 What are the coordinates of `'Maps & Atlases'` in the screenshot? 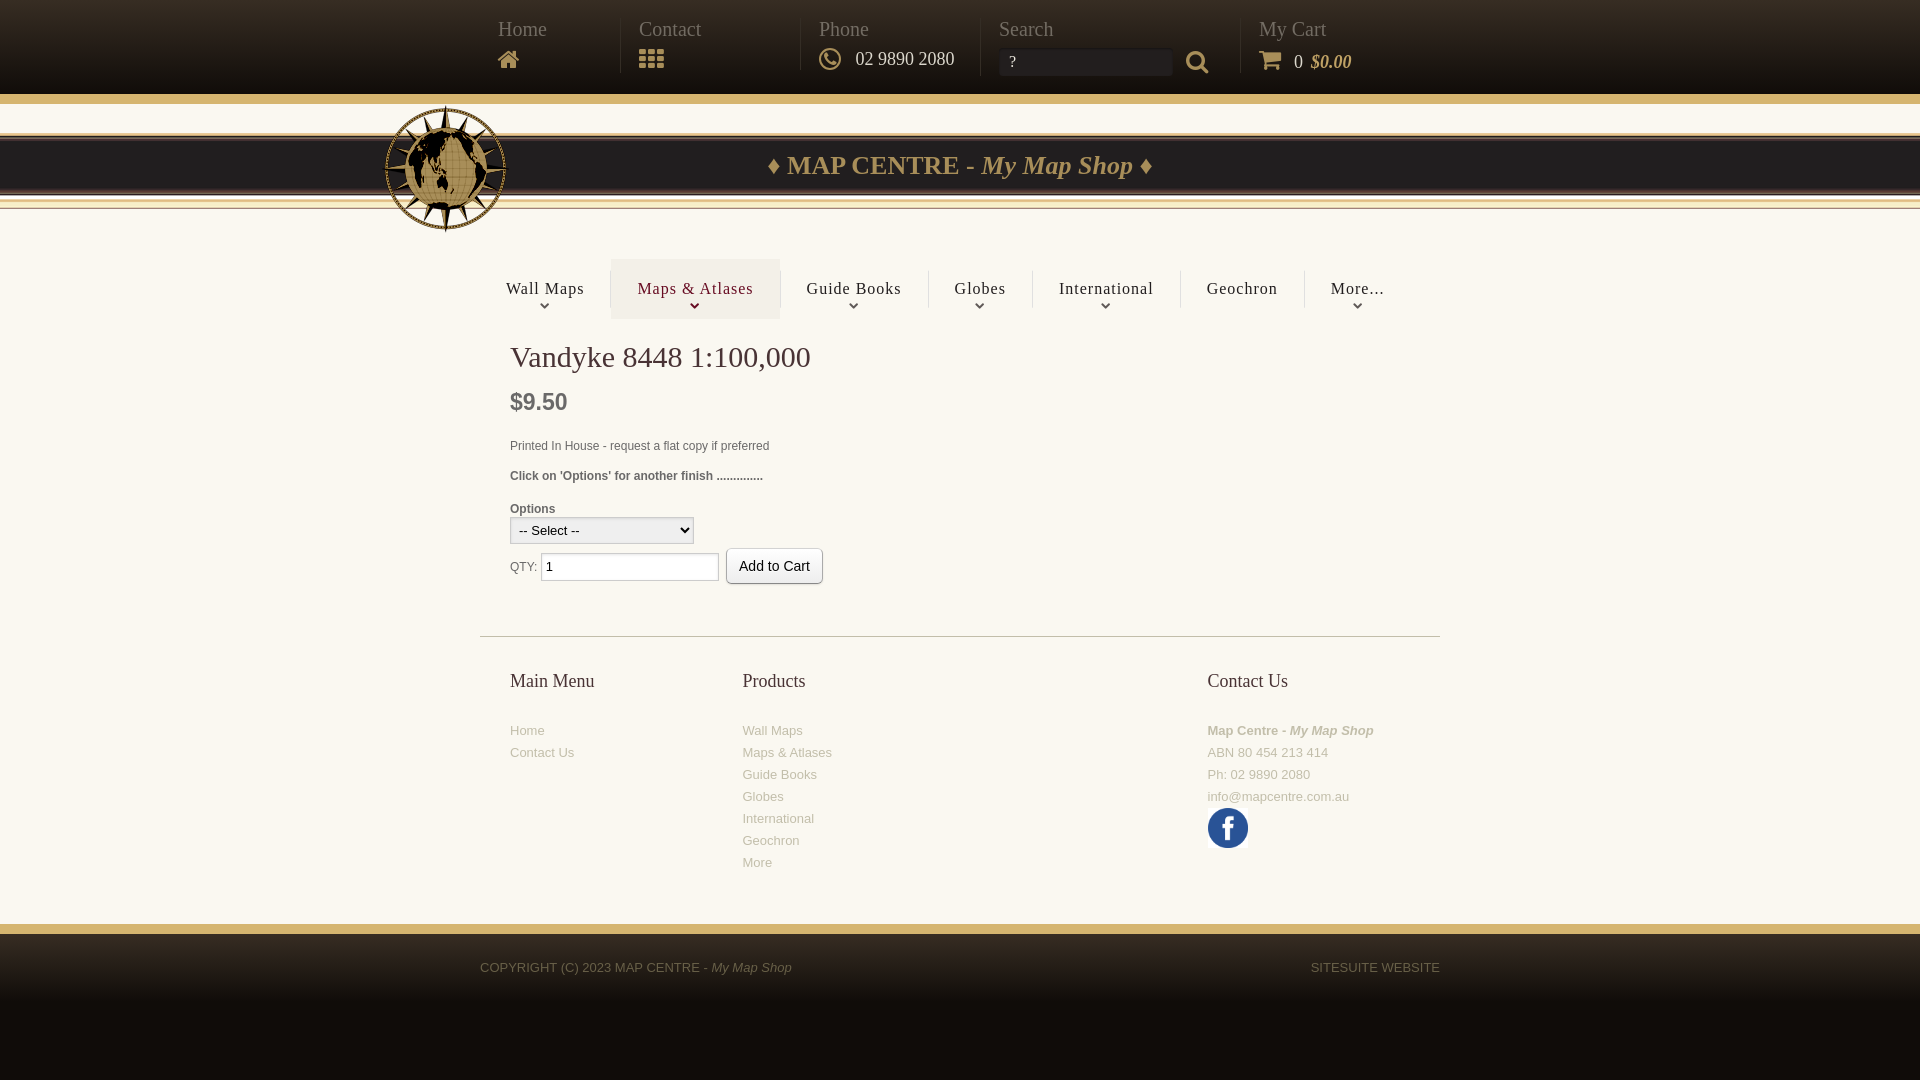 It's located at (786, 752).